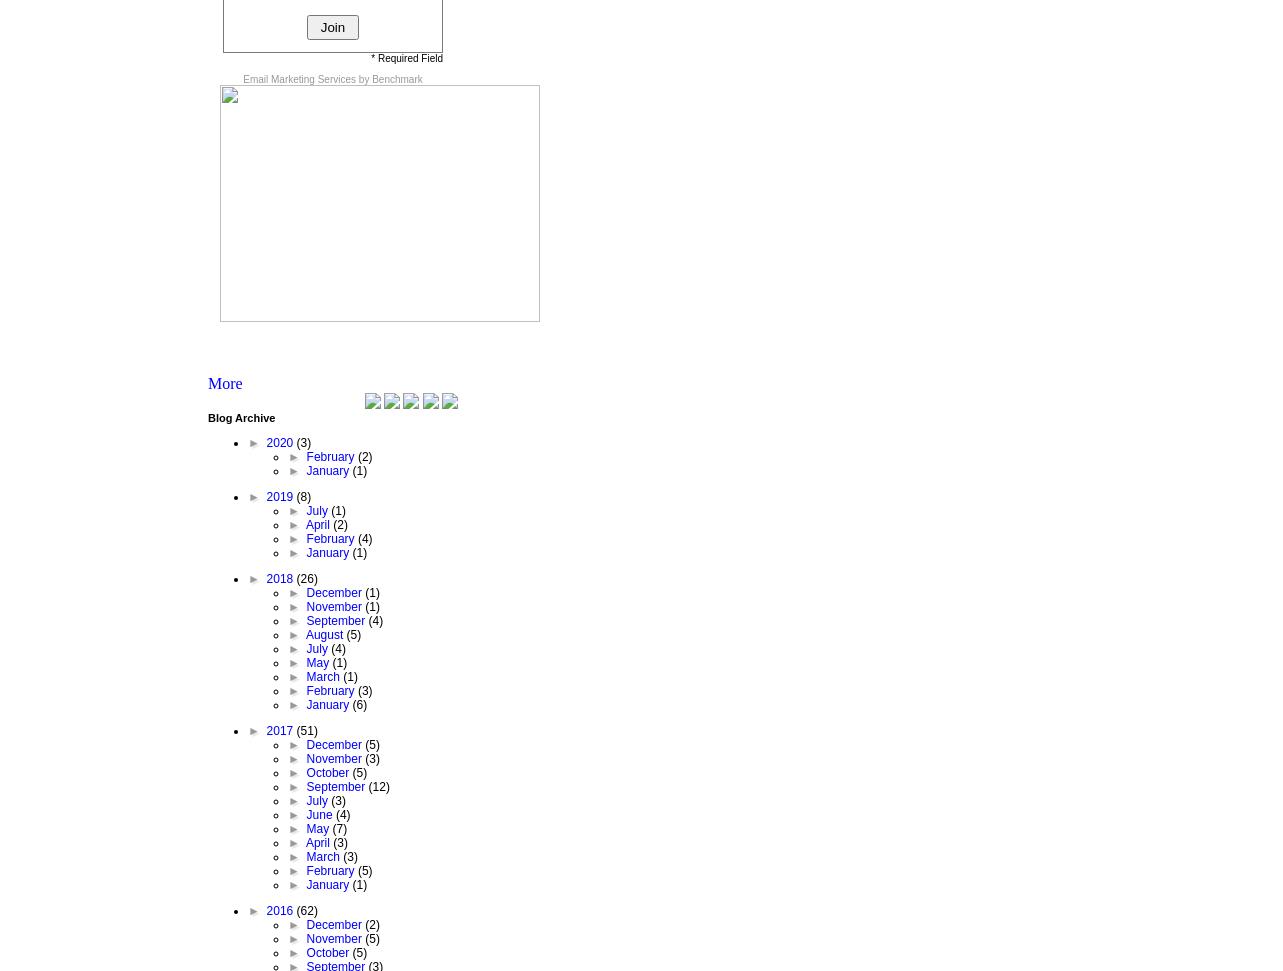 The image size is (1283, 971). I want to click on 'More', so click(224, 381).